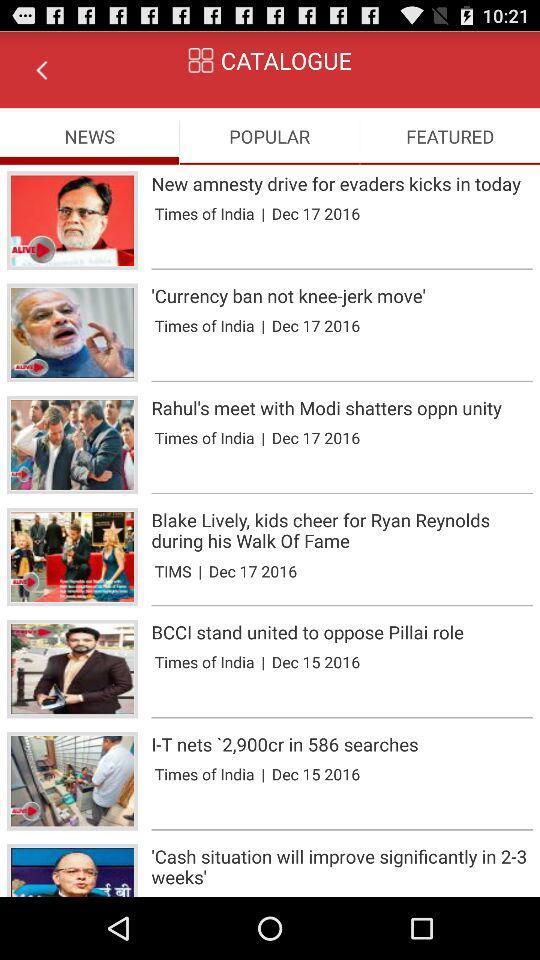  I want to click on item above news icon, so click(41, 69).